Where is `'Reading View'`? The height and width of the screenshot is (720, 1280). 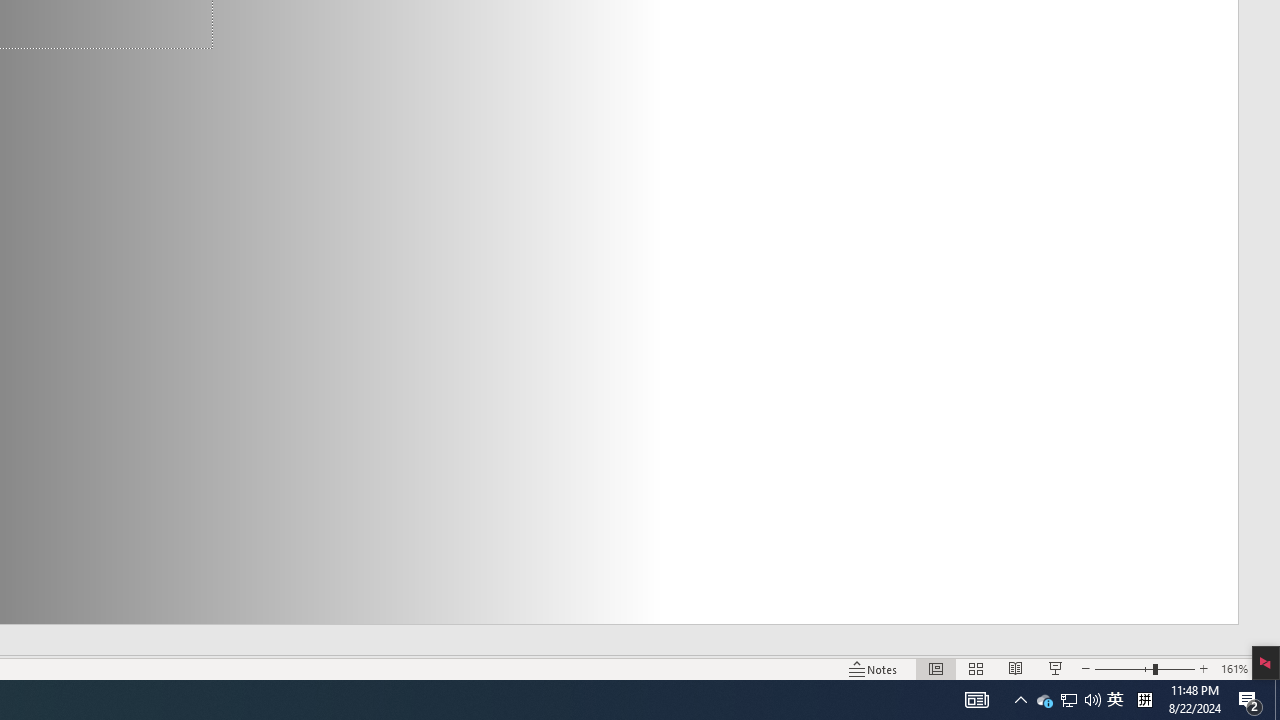
'Reading View' is located at coordinates (1015, 669).